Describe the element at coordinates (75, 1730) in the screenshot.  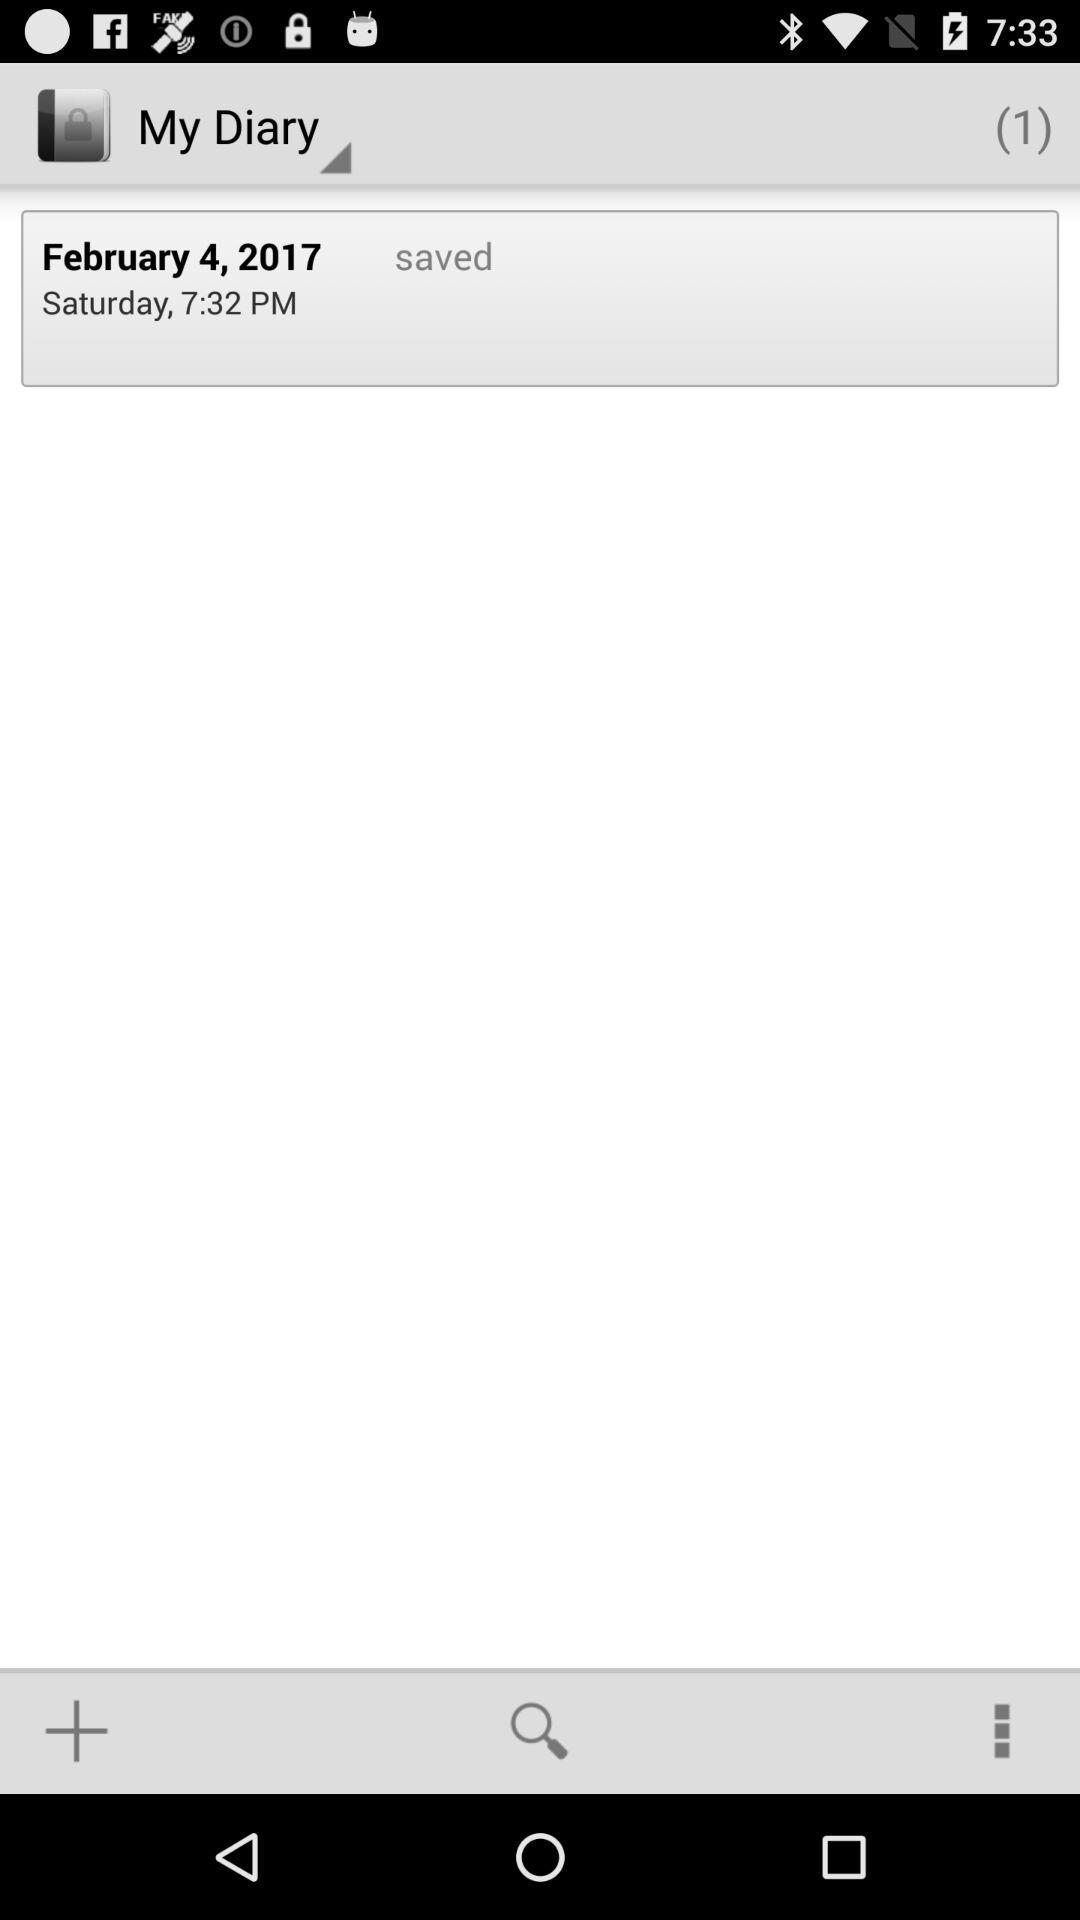
I see `item at the bottom left corner` at that location.